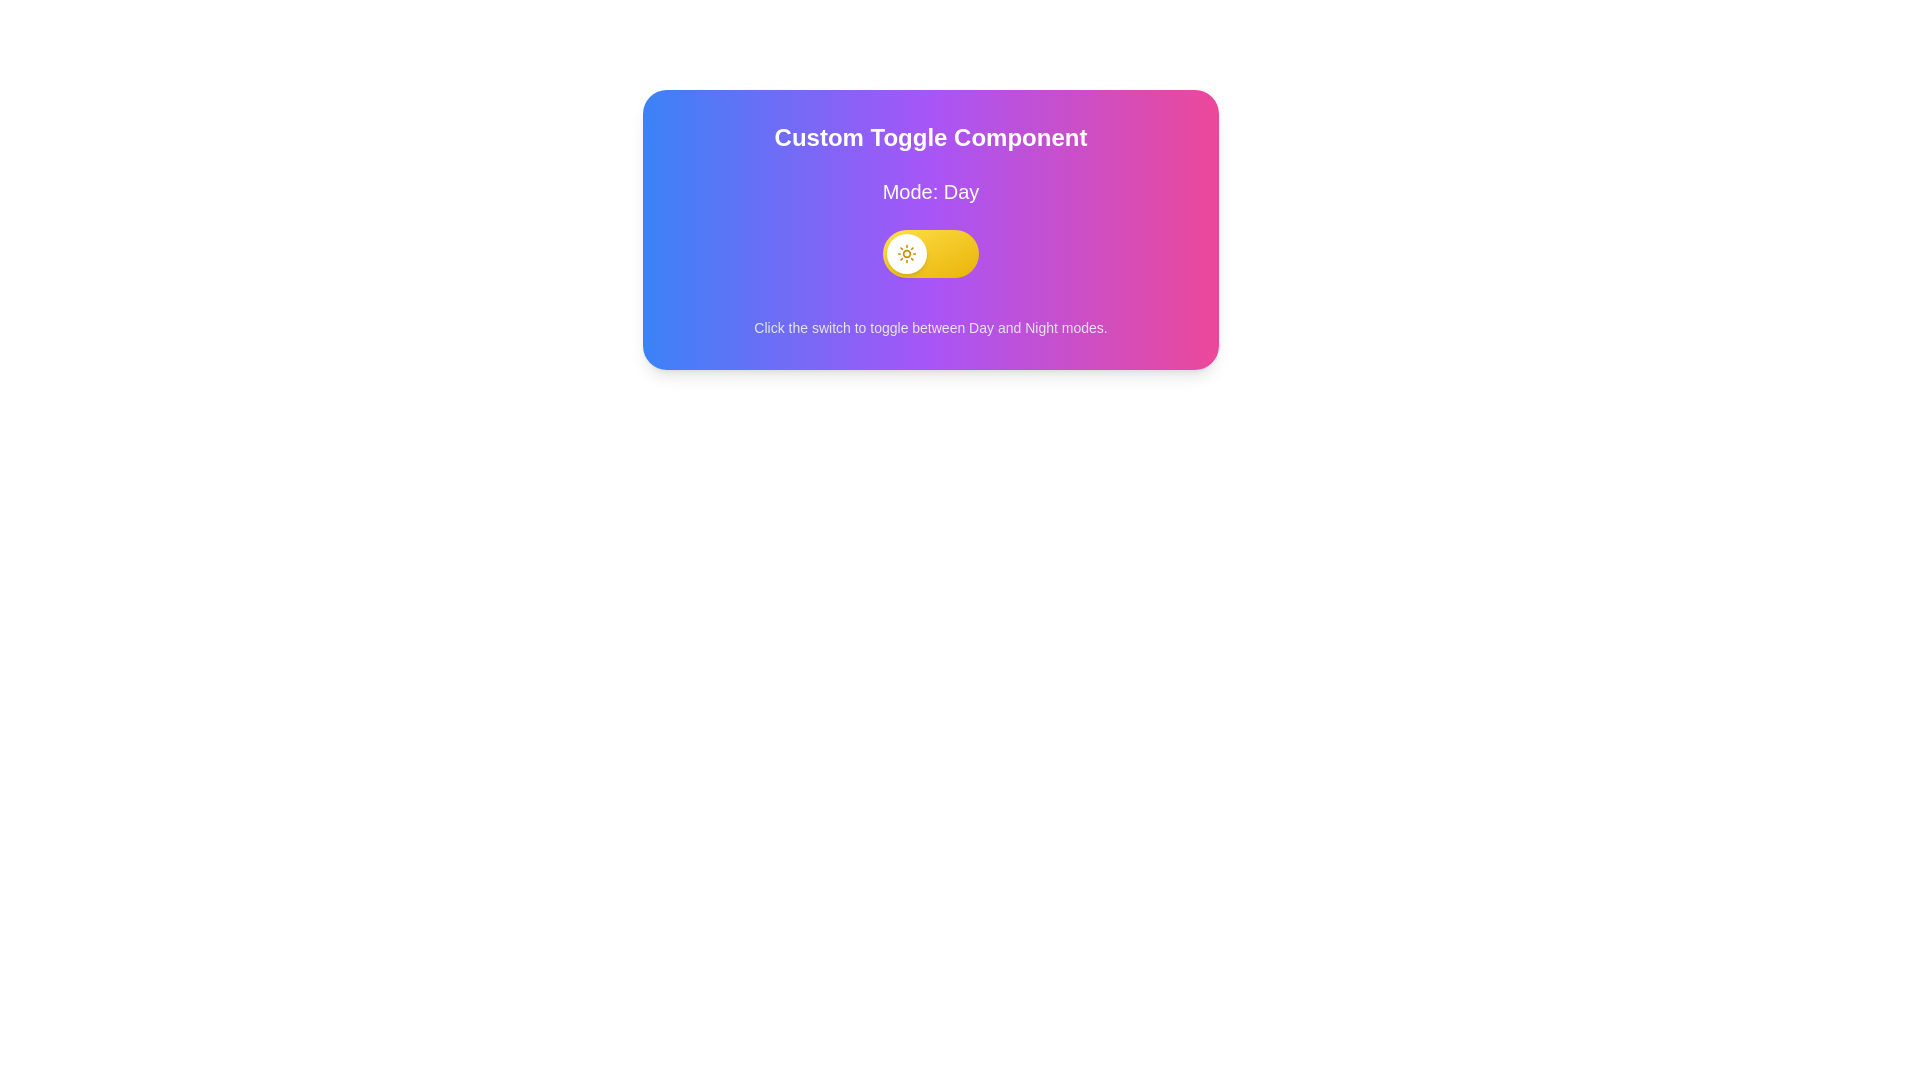 The height and width of the screenshot is (1080, 1920). I want to click on the text label displaying the message 'Click the switch to toggle between Day and Night modes.' which is positioned below the toggle switch labeled 'Mode: Day', so click(930, 326).